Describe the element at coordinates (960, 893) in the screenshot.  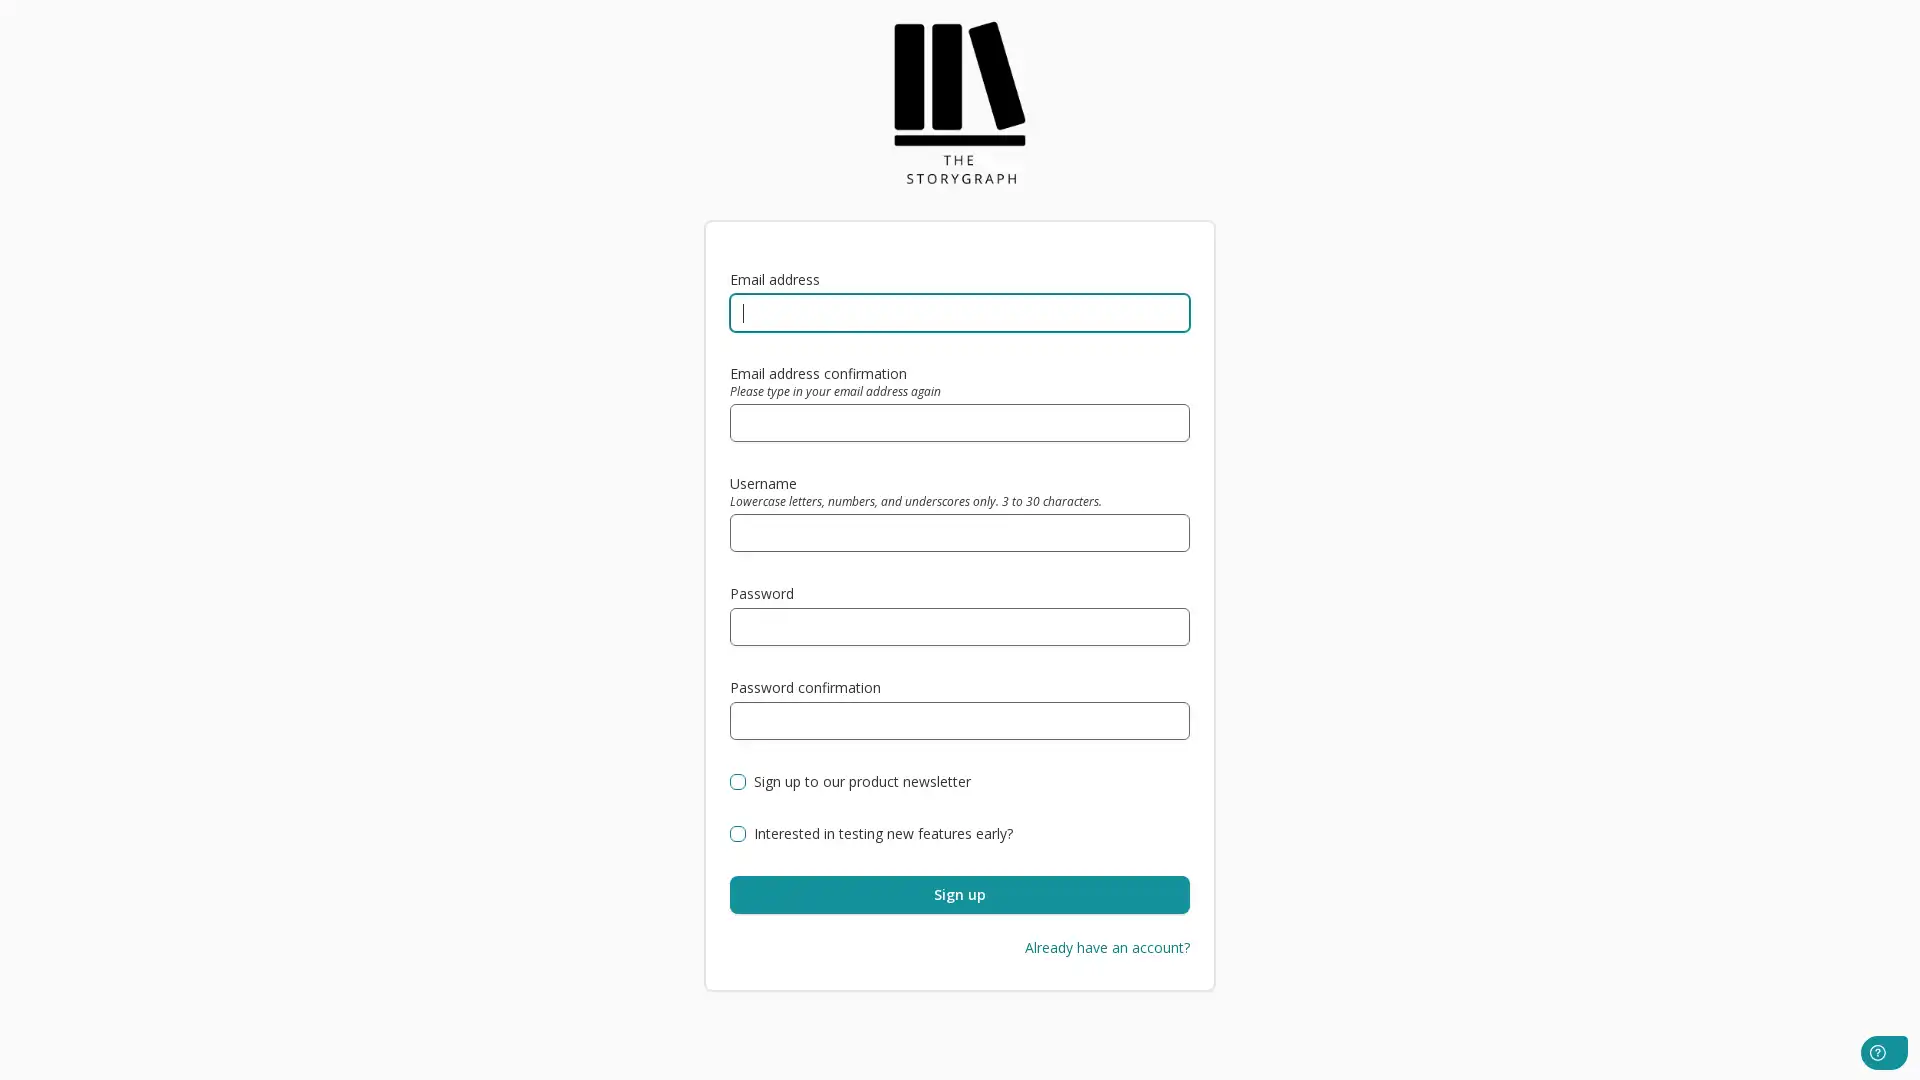
I see `Sign up` at that location.